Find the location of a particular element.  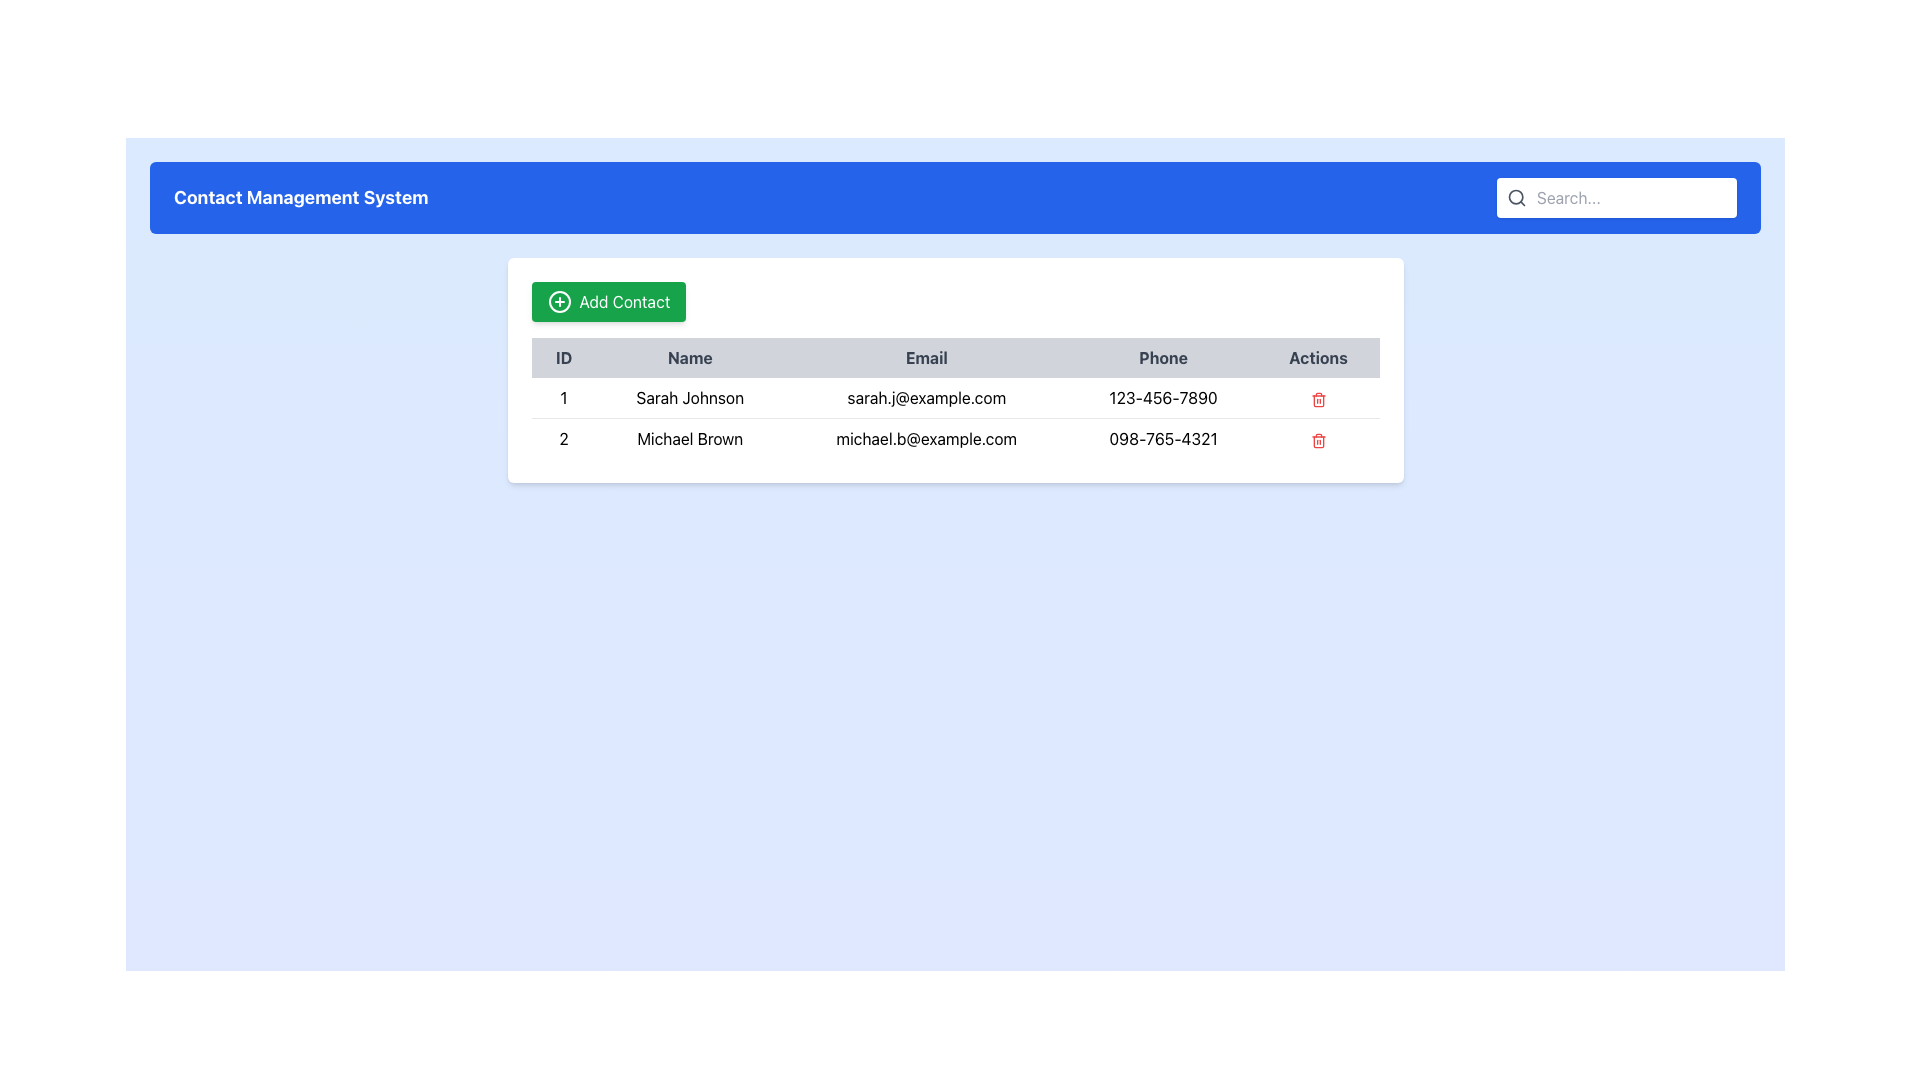

the red trash bin icon located in the second row of the 'Actions' column of the table to initiate a delete operation is located at coordinates (1318, 439).